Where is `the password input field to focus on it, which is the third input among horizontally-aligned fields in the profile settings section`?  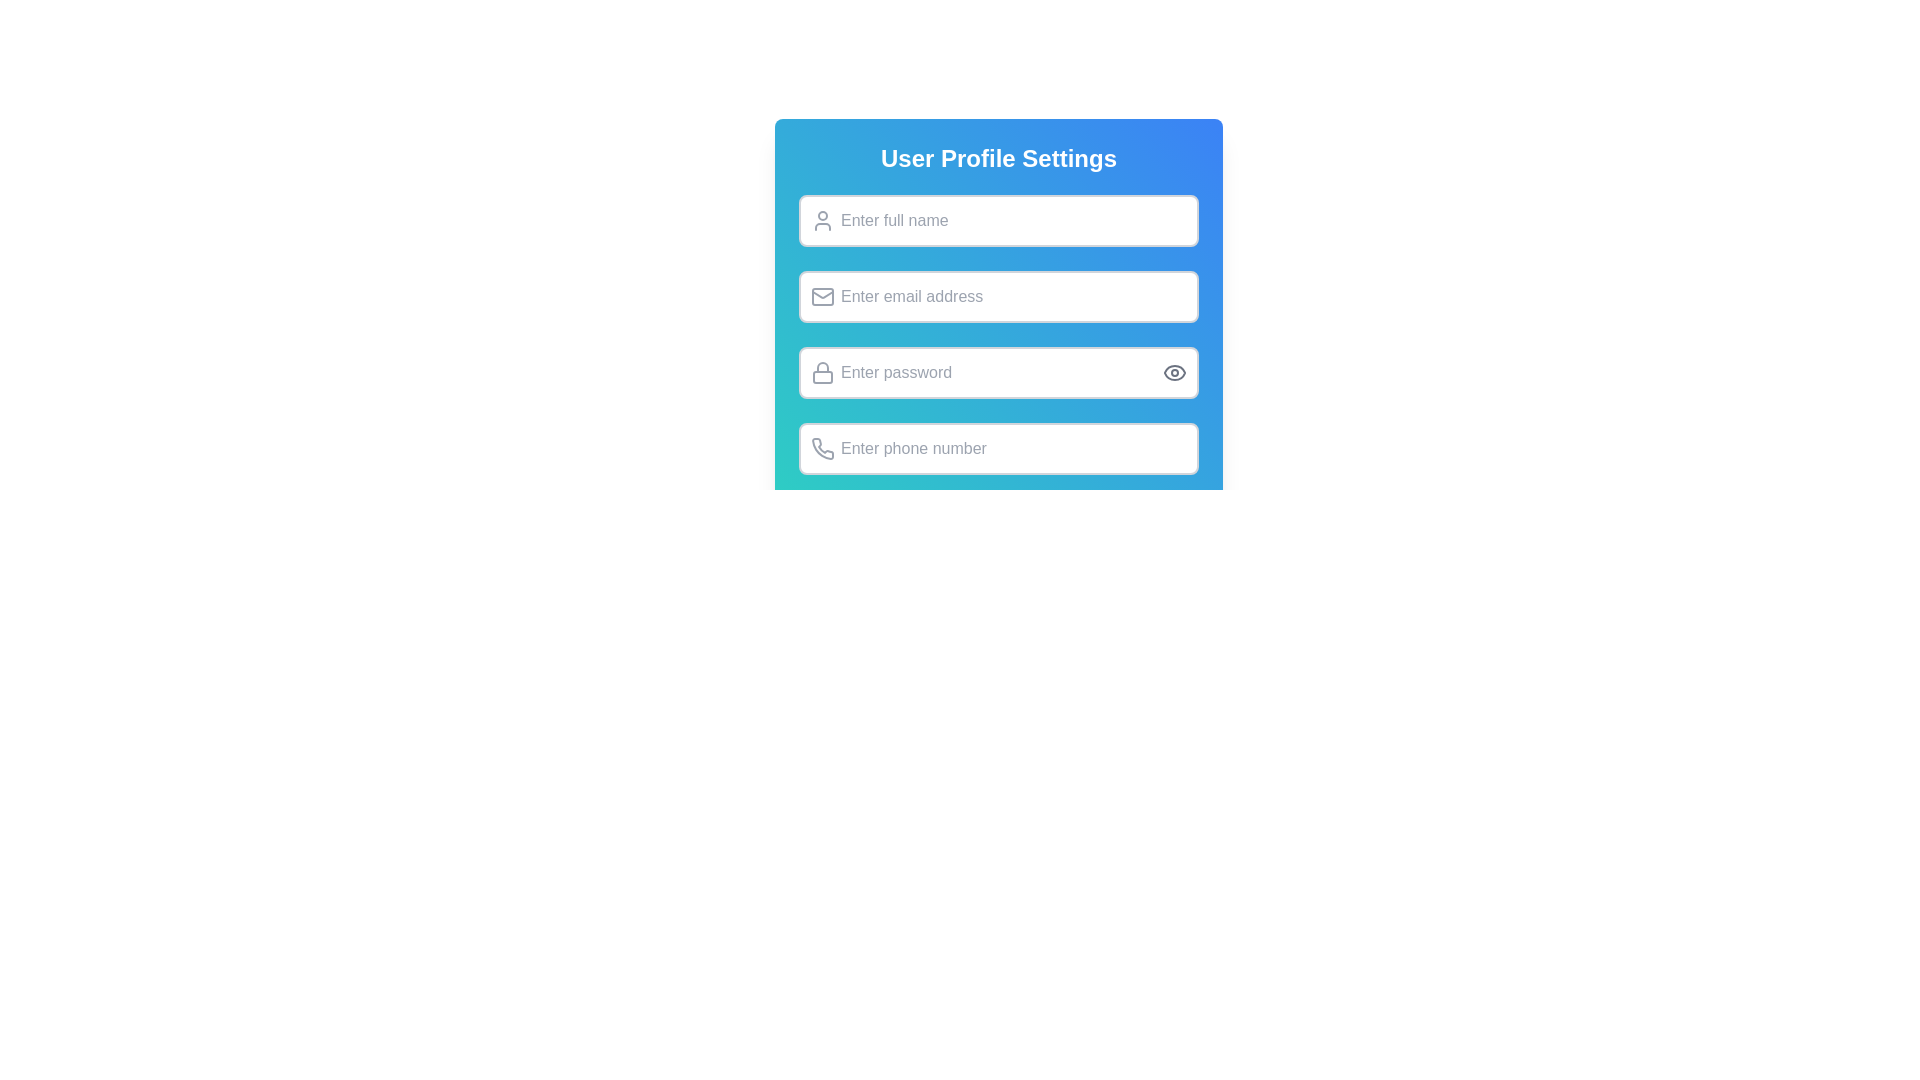
the password input field to focus on it, which is the third input among horizontally-aligned fields in the profile settings section is located at coordinates (998, 373).